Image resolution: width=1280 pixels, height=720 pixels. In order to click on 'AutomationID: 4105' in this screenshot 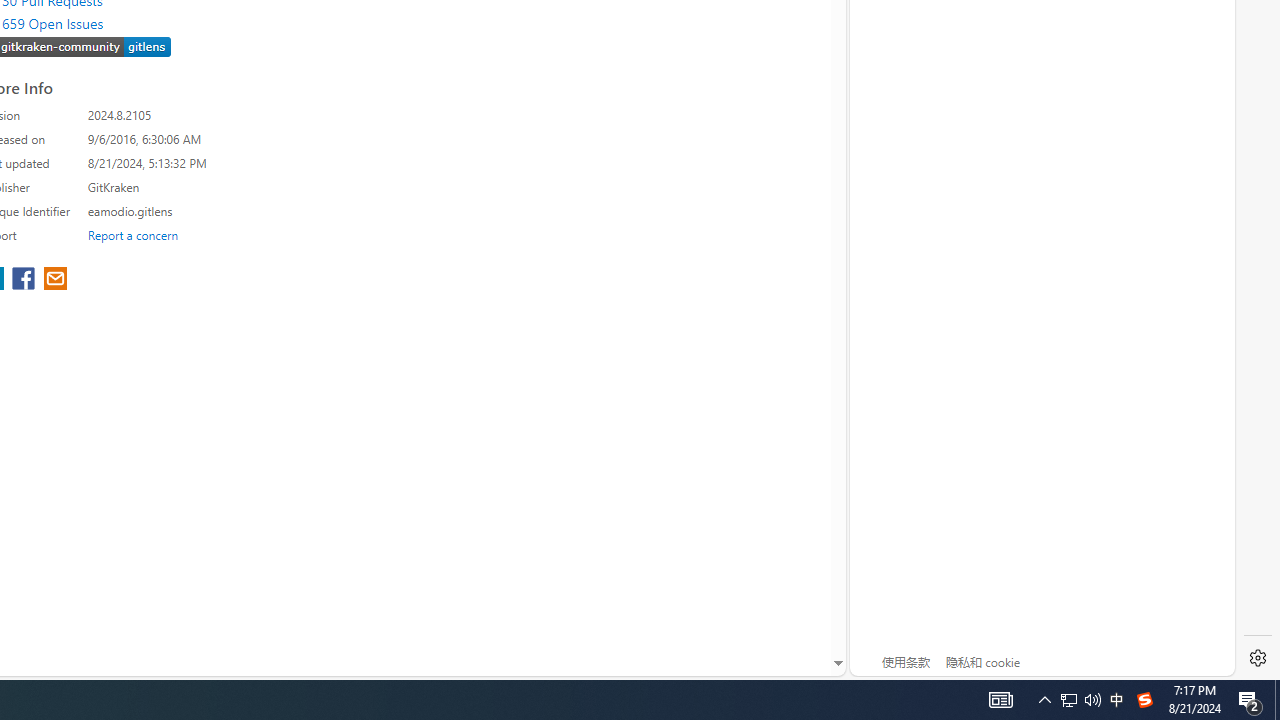, I will do `click(1000, 698)`.